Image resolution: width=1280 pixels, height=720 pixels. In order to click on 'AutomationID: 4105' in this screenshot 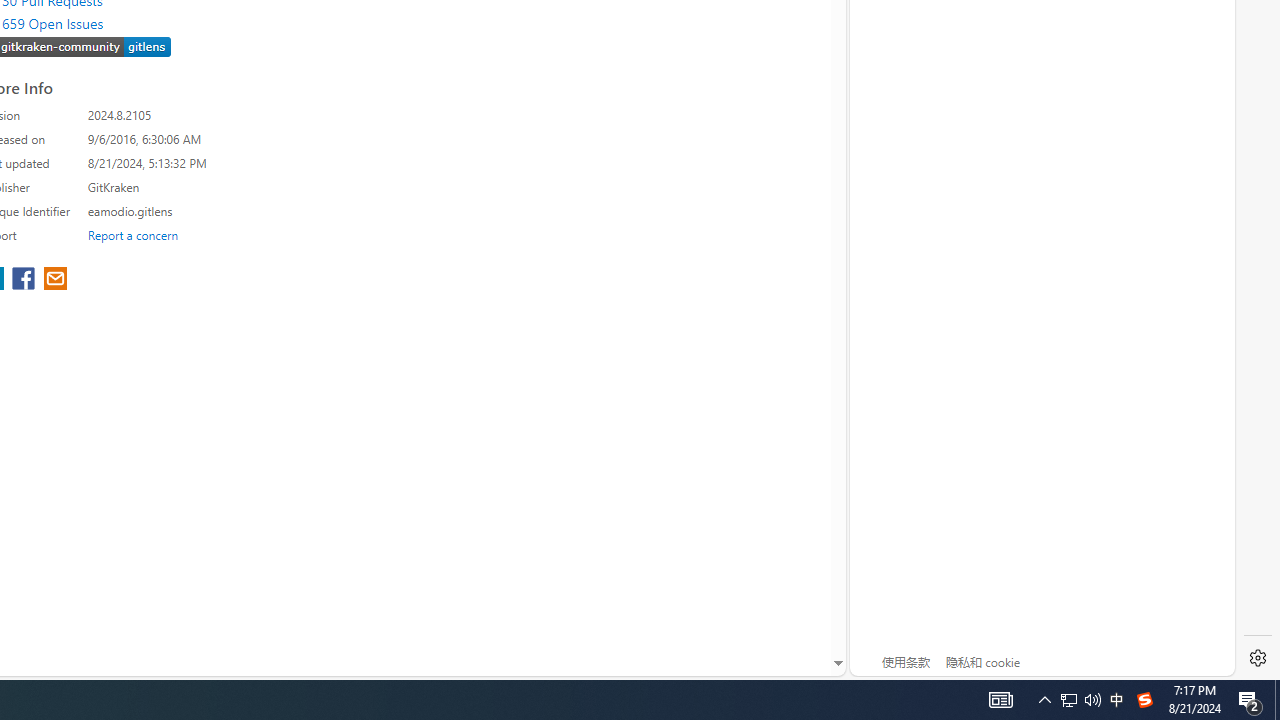, I will do `click(1000, 698)`.